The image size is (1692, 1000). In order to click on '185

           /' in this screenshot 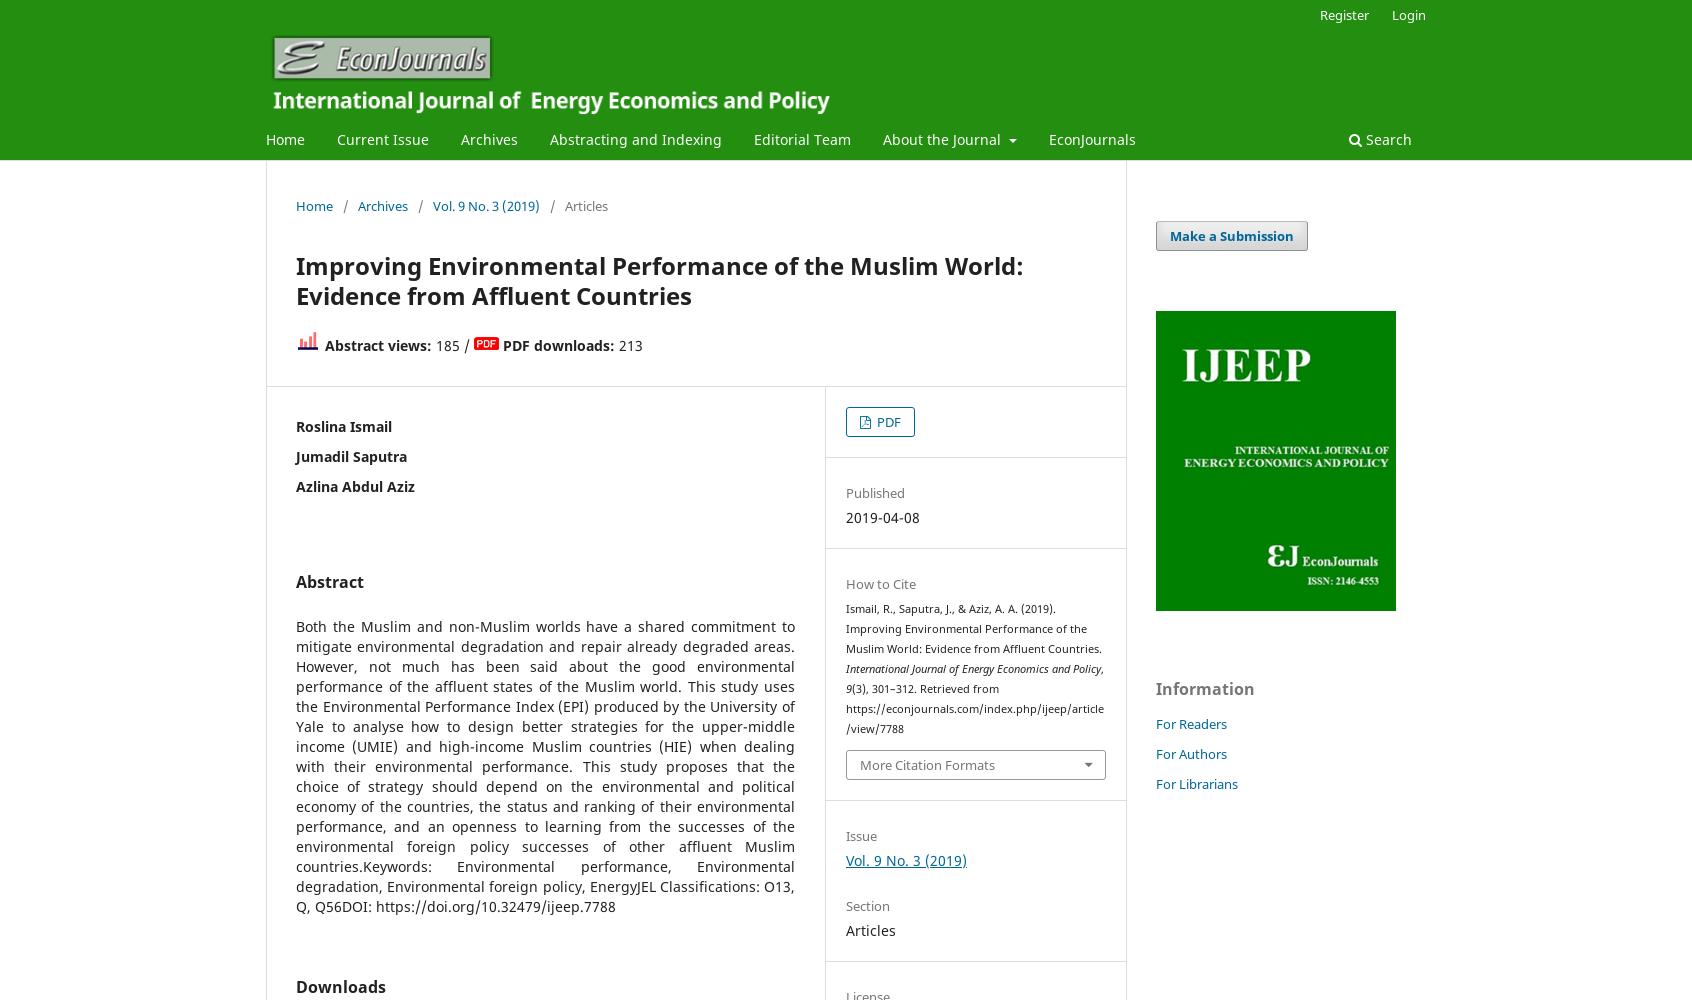, I will do `click(451, 343)`.